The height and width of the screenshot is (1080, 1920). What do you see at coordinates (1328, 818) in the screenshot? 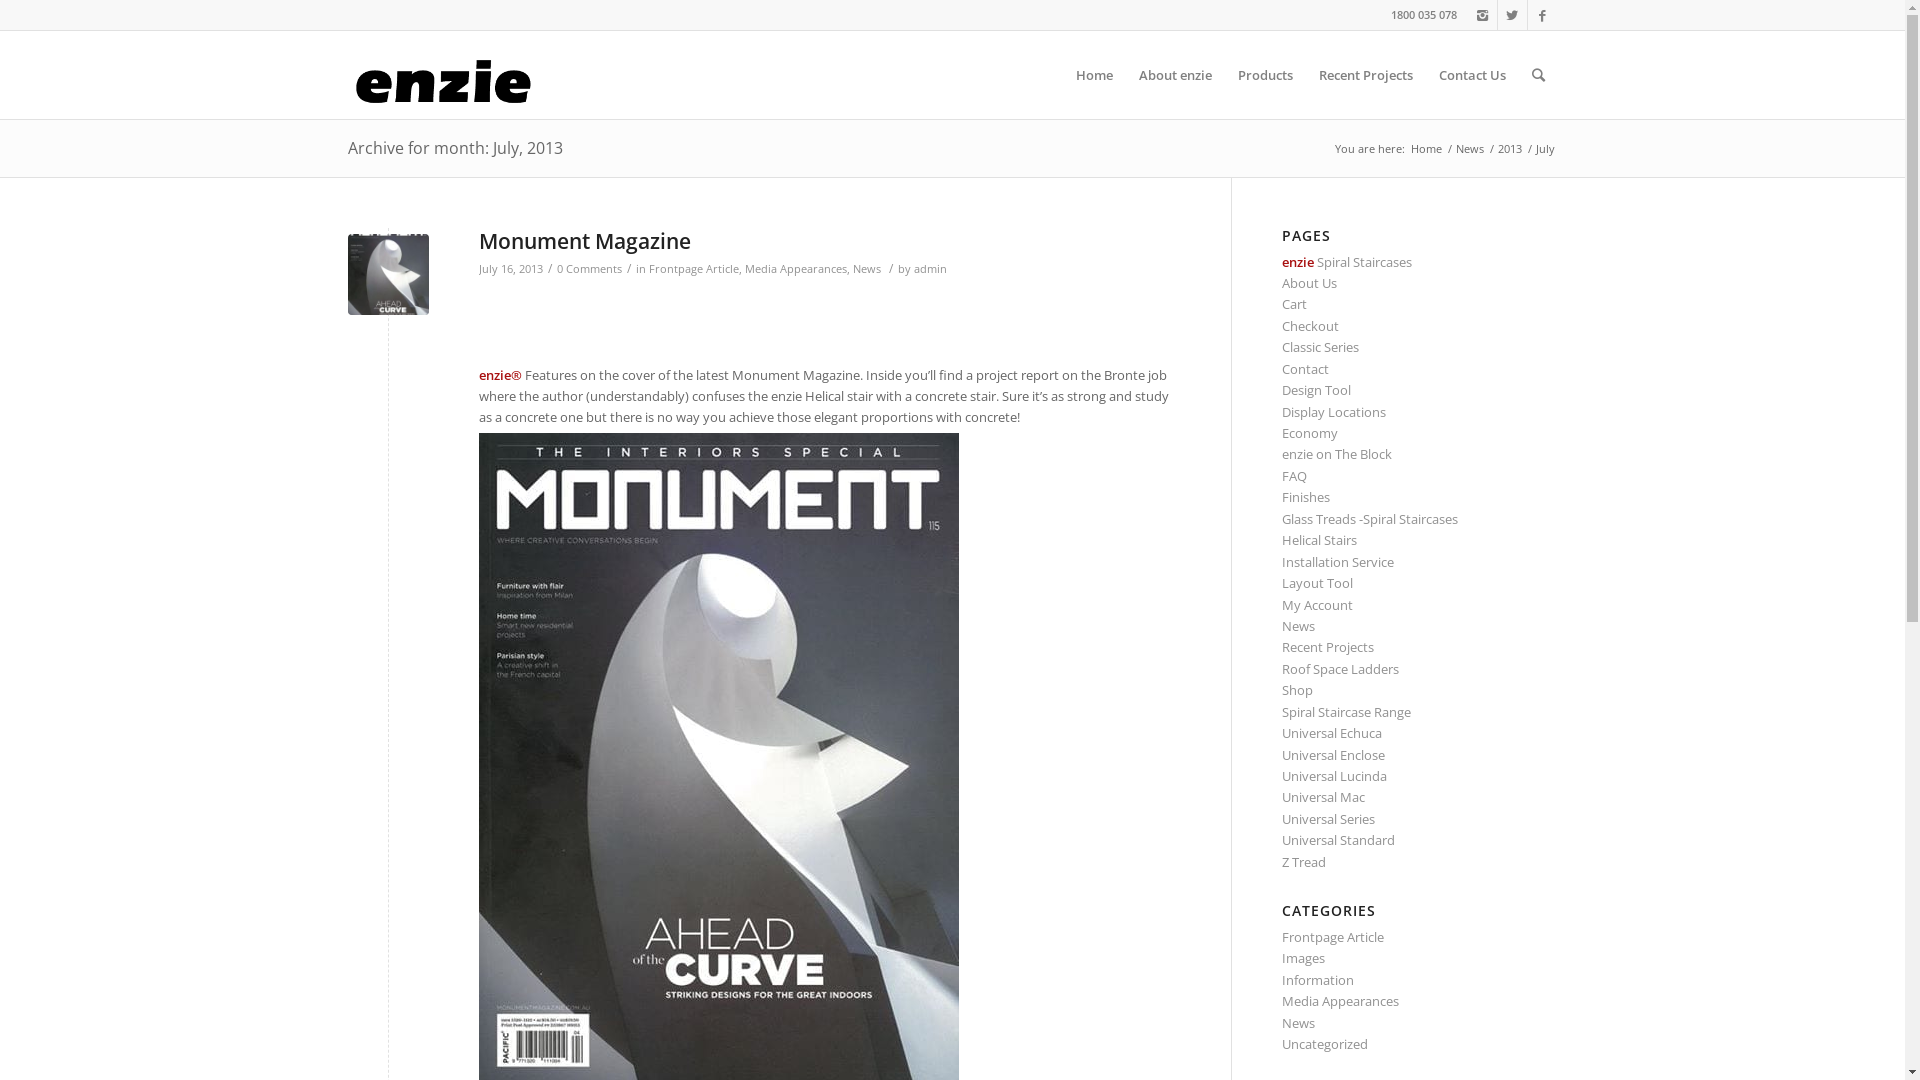
I see `'Universal Series'` at bounding box center [1328, 818].